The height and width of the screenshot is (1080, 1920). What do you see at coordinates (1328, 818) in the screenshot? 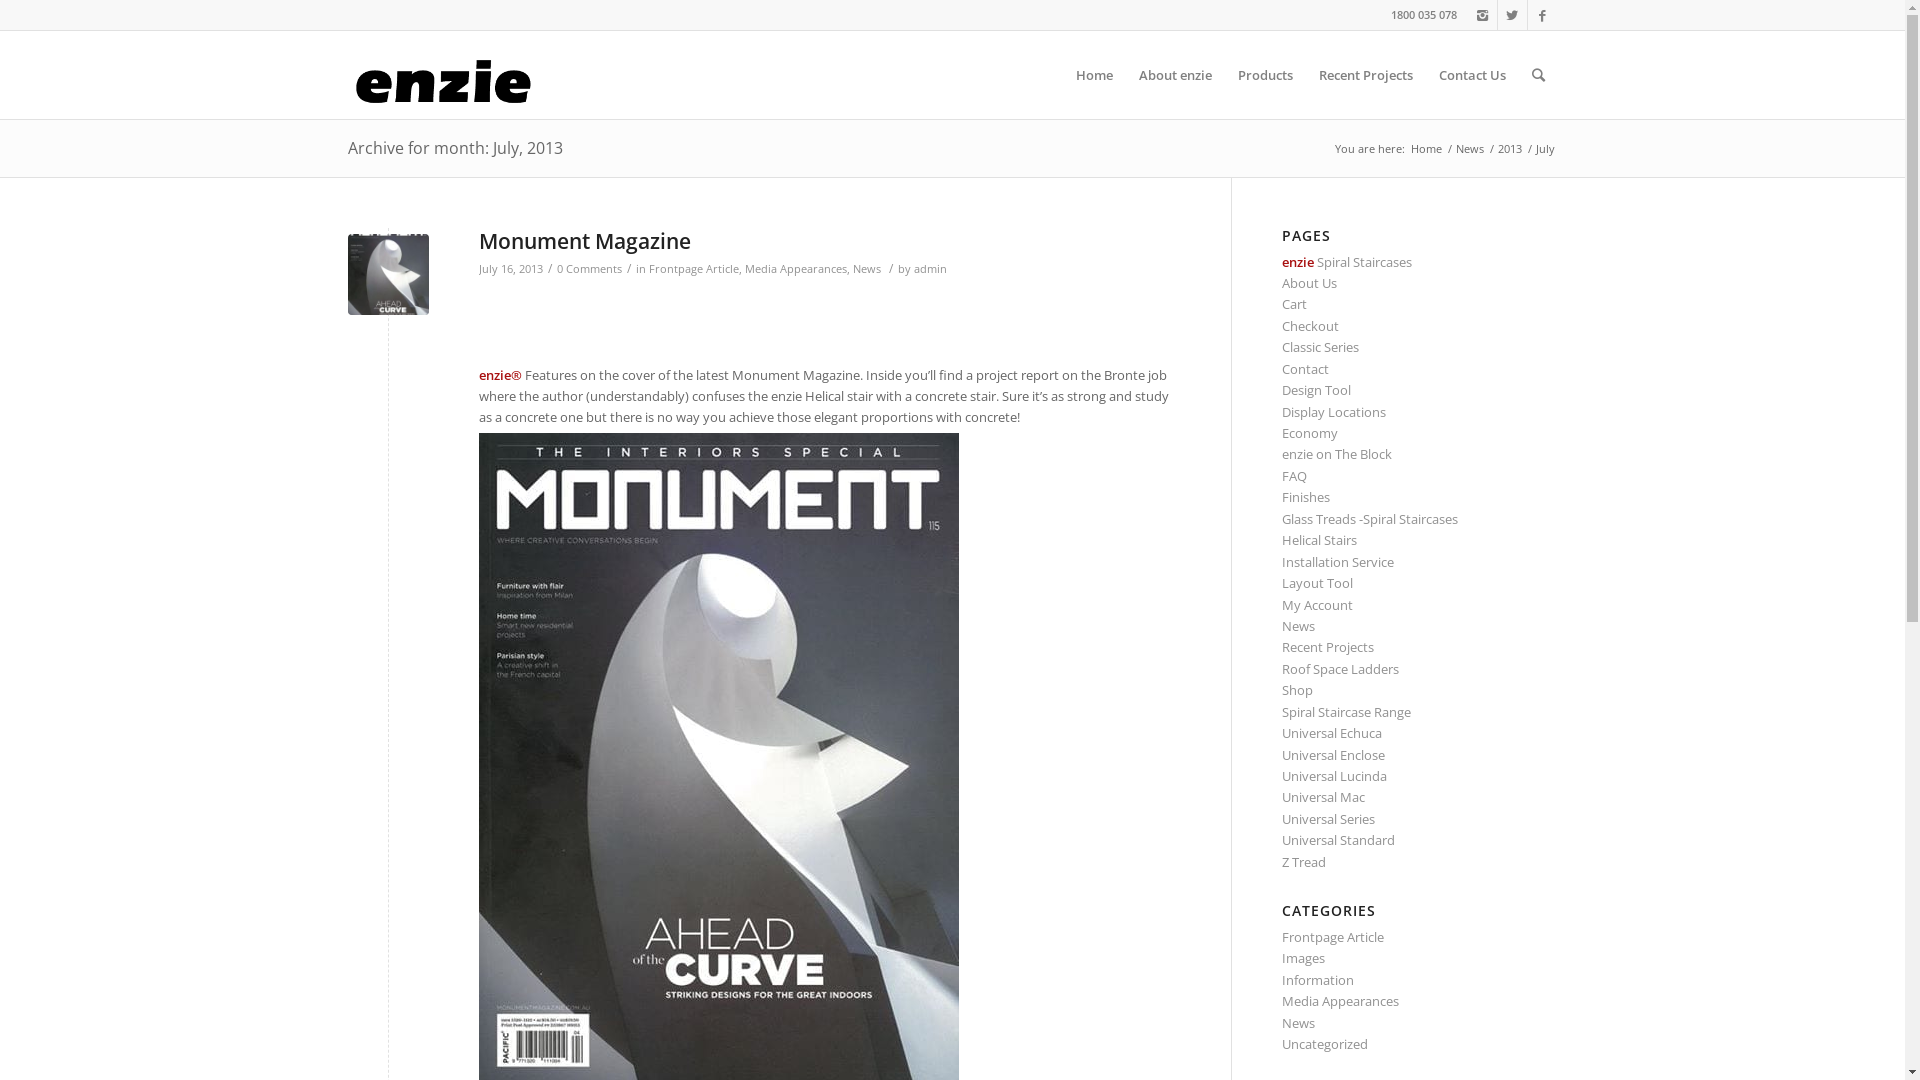
I see `'Universal Series'` at bounding box center [1328, 818].